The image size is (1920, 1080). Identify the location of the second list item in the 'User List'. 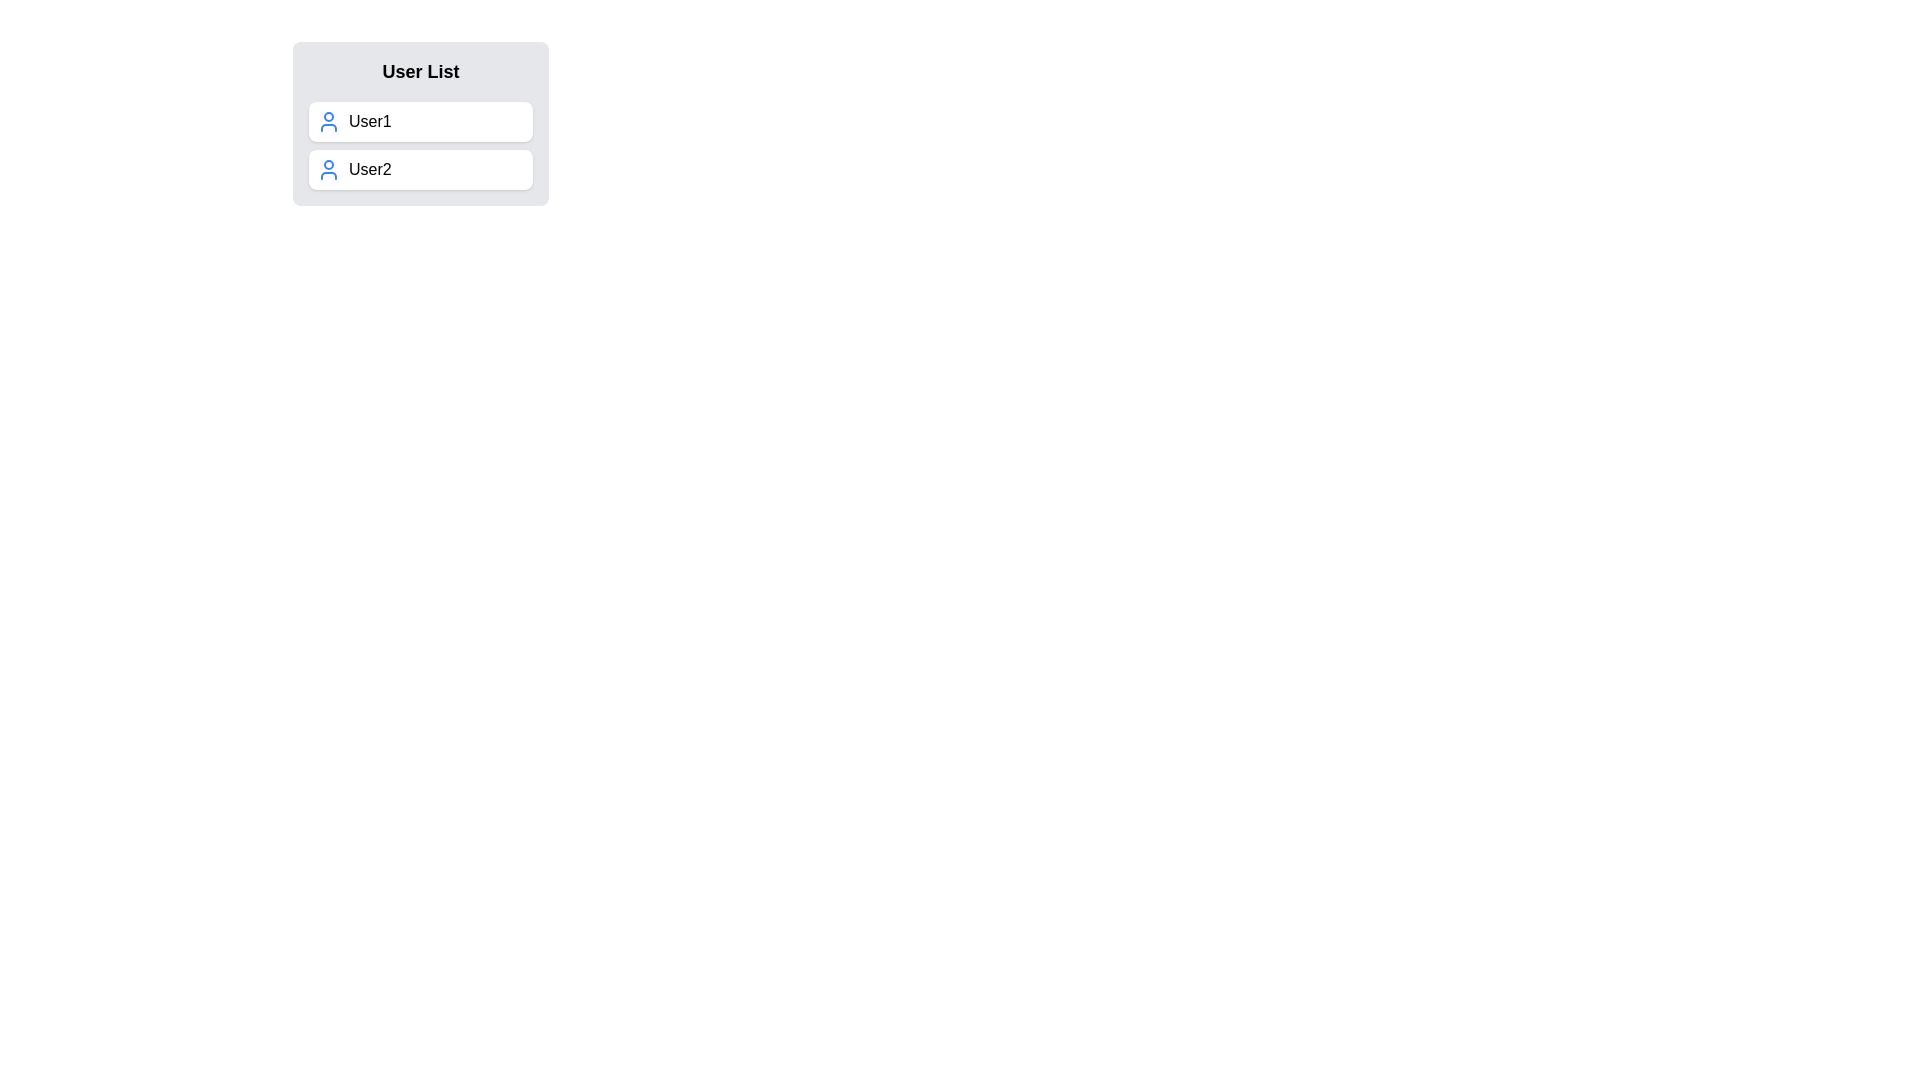
(420, 168).